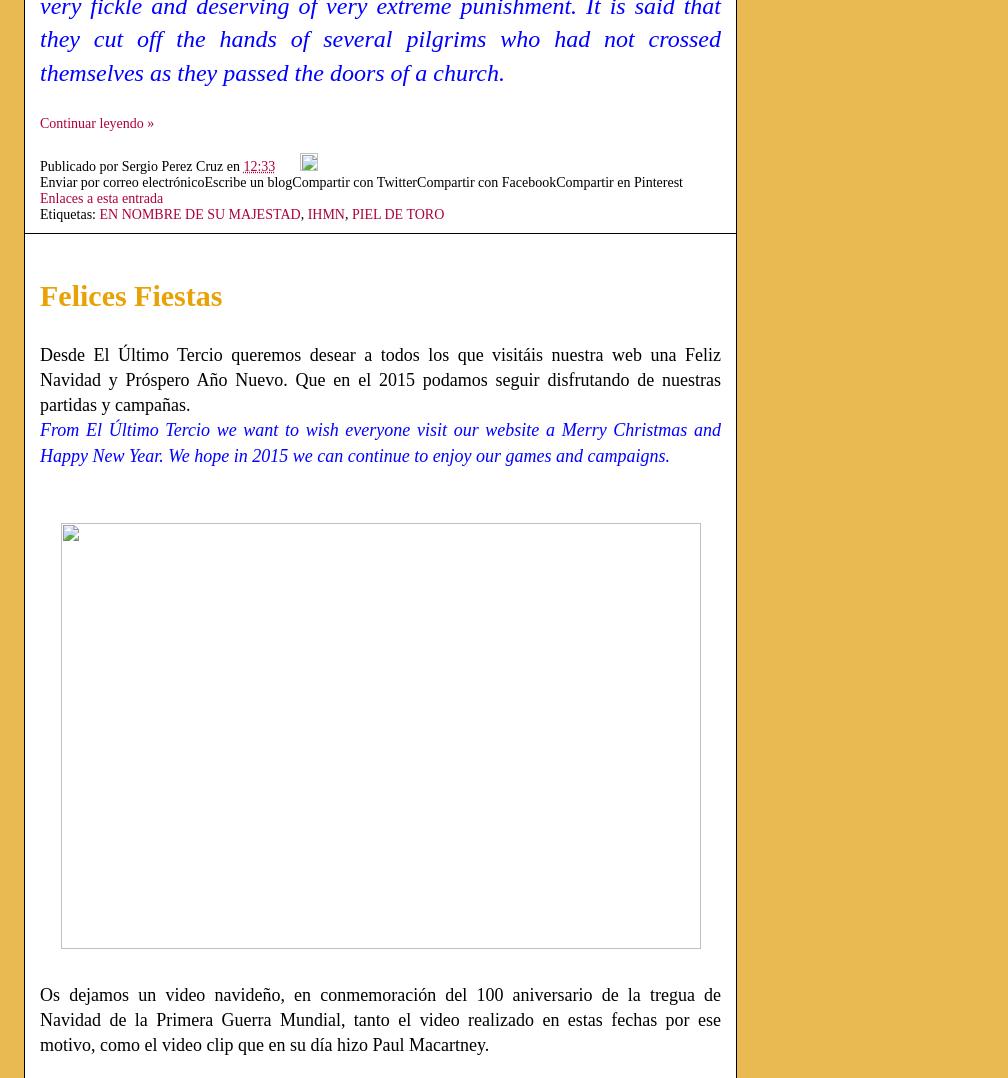 The image size is (1008, 1078). Describe the element at coordinates (292, 180) in the screenshot. I see `'Compartir con Twitter'` at that location.